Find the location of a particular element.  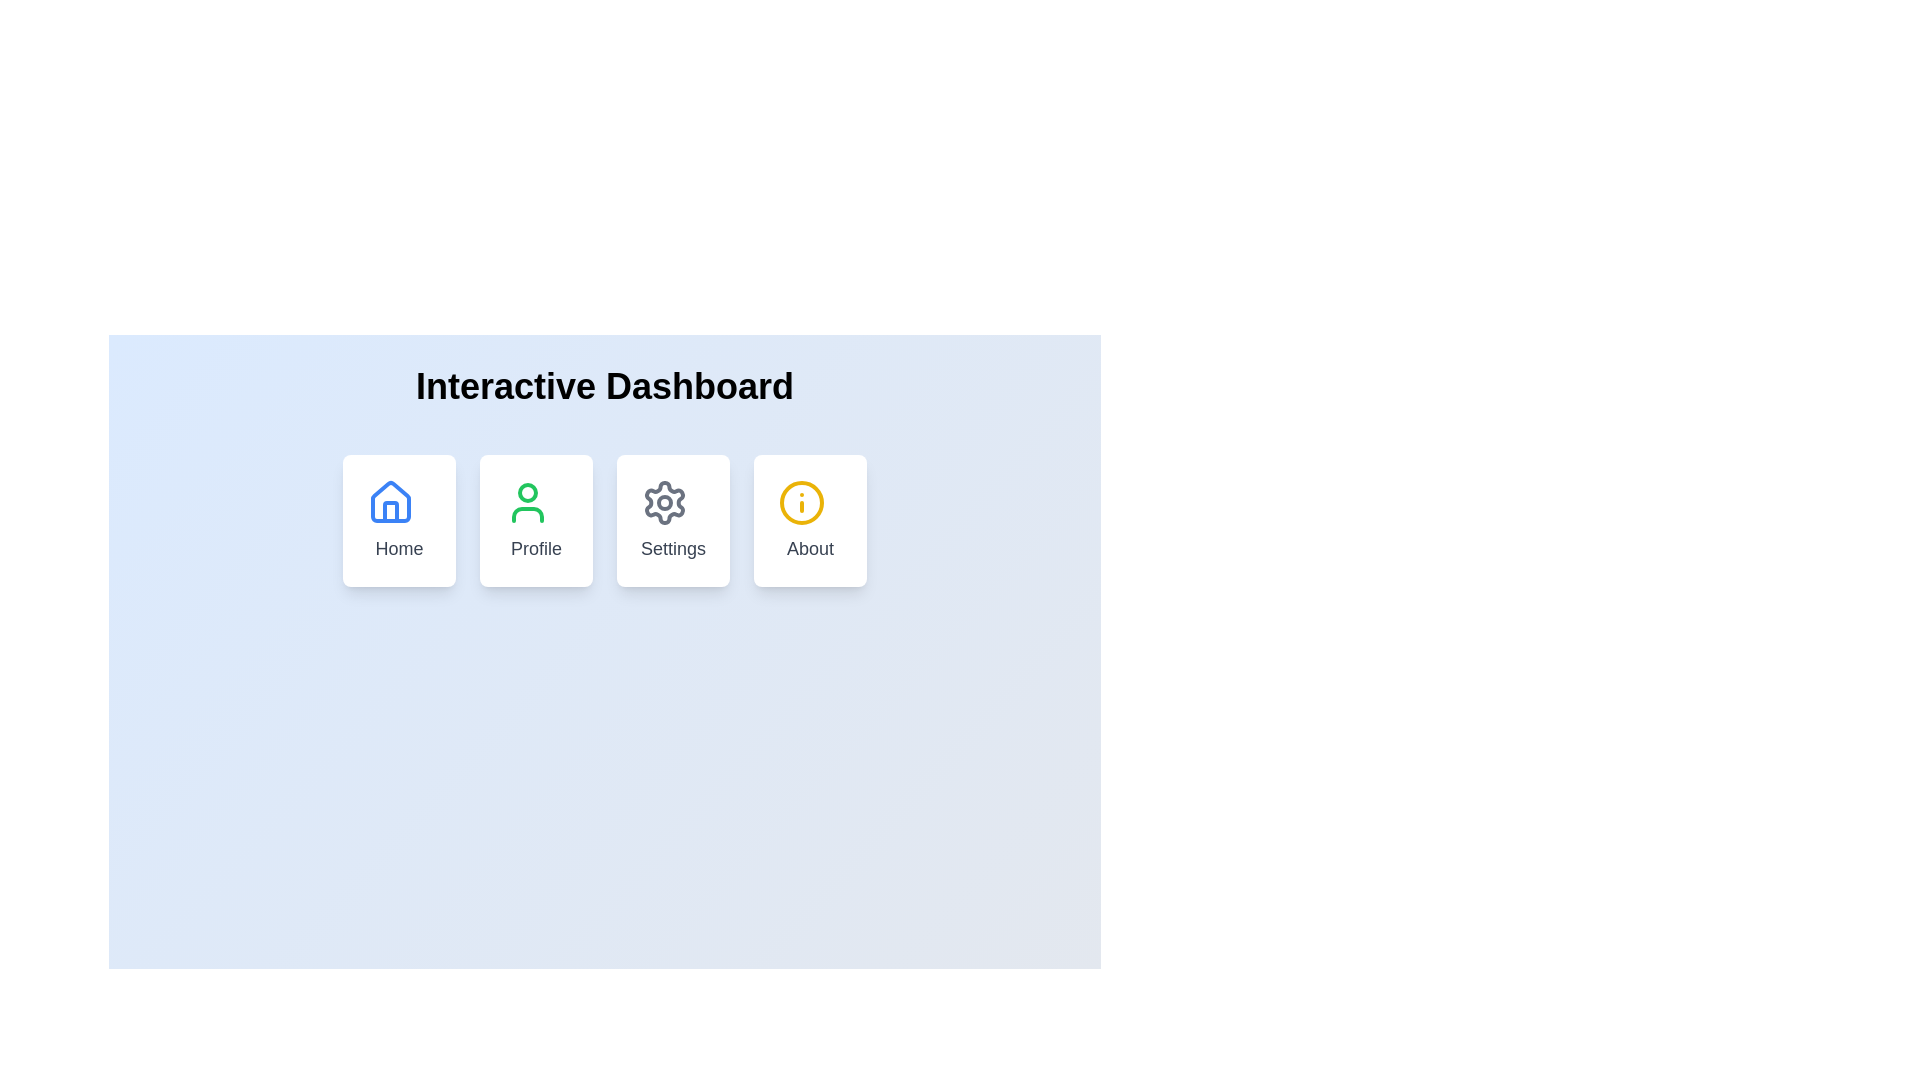

the decorative graphic element centered within the 'About' icon at the bottom-right of the main user interface is located at coordinates (801, 501).